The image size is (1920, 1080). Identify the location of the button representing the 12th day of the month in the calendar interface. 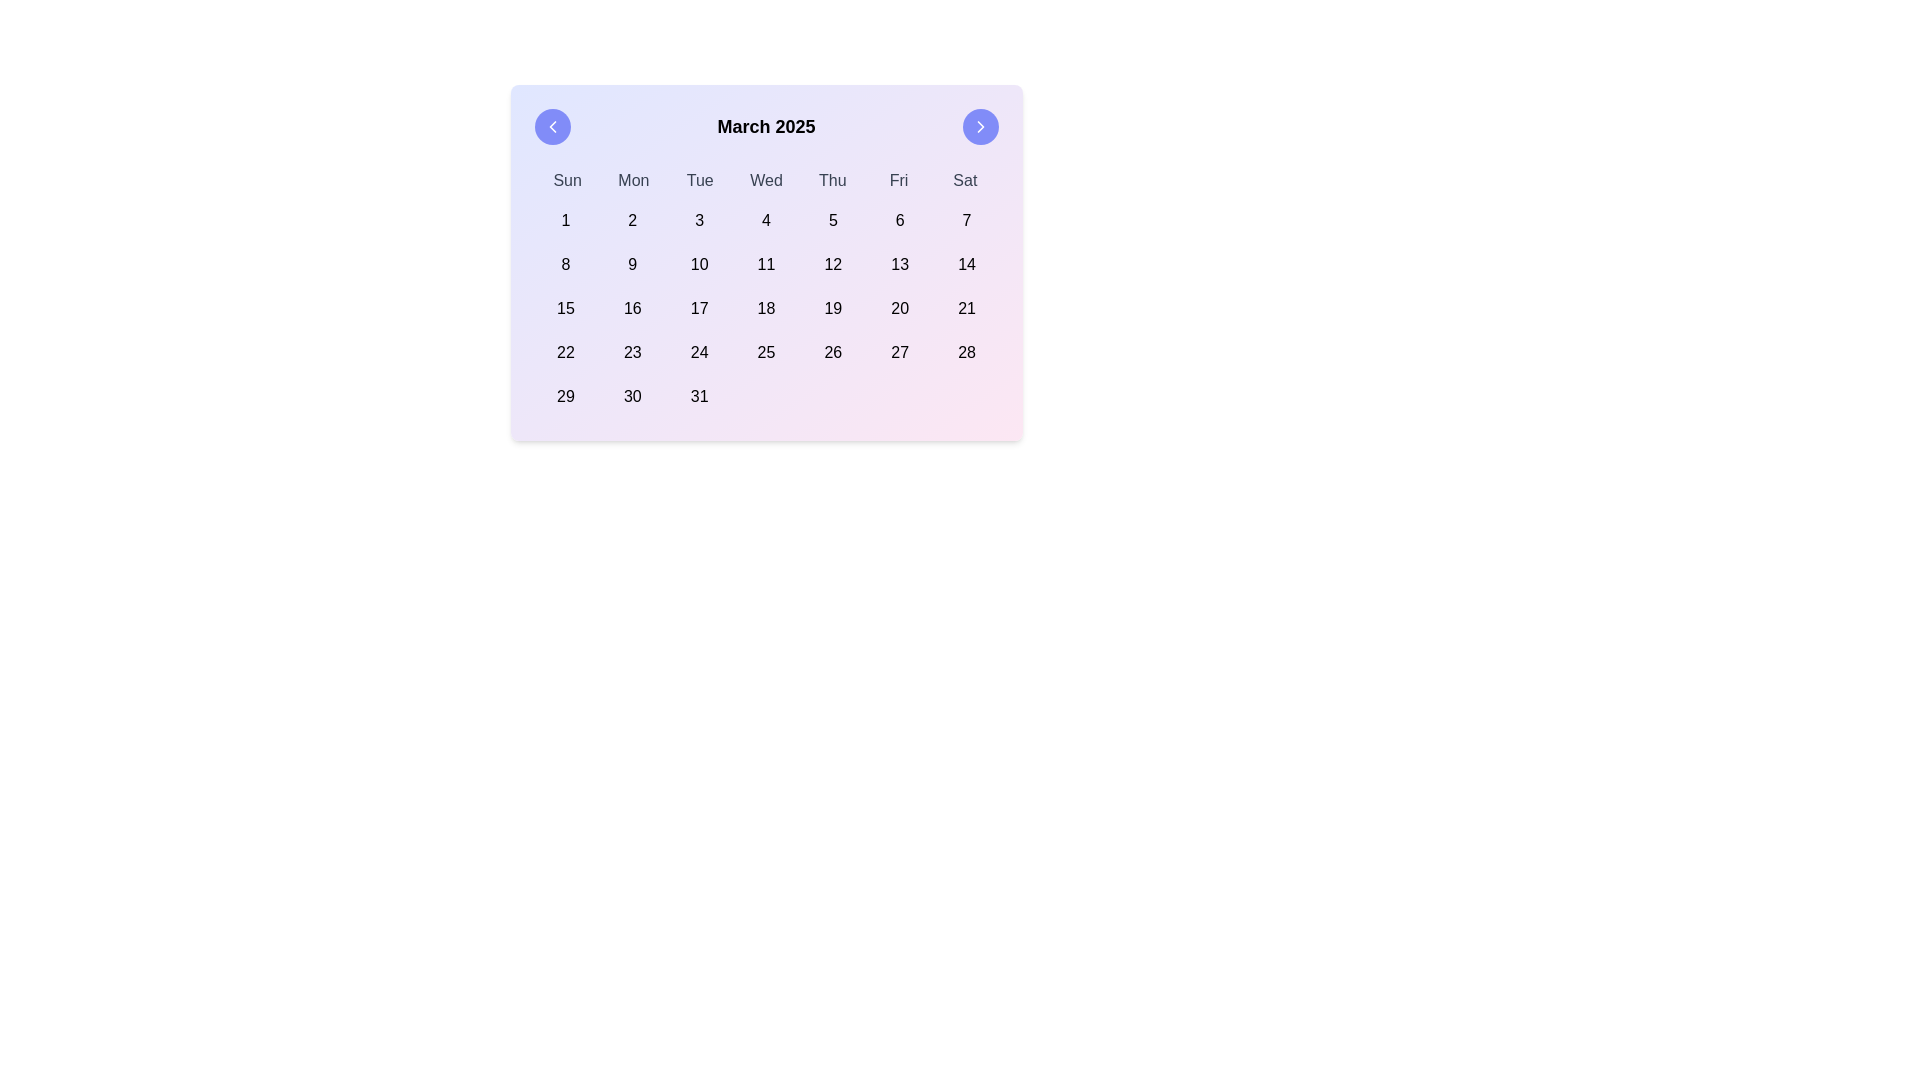
(833, 264).